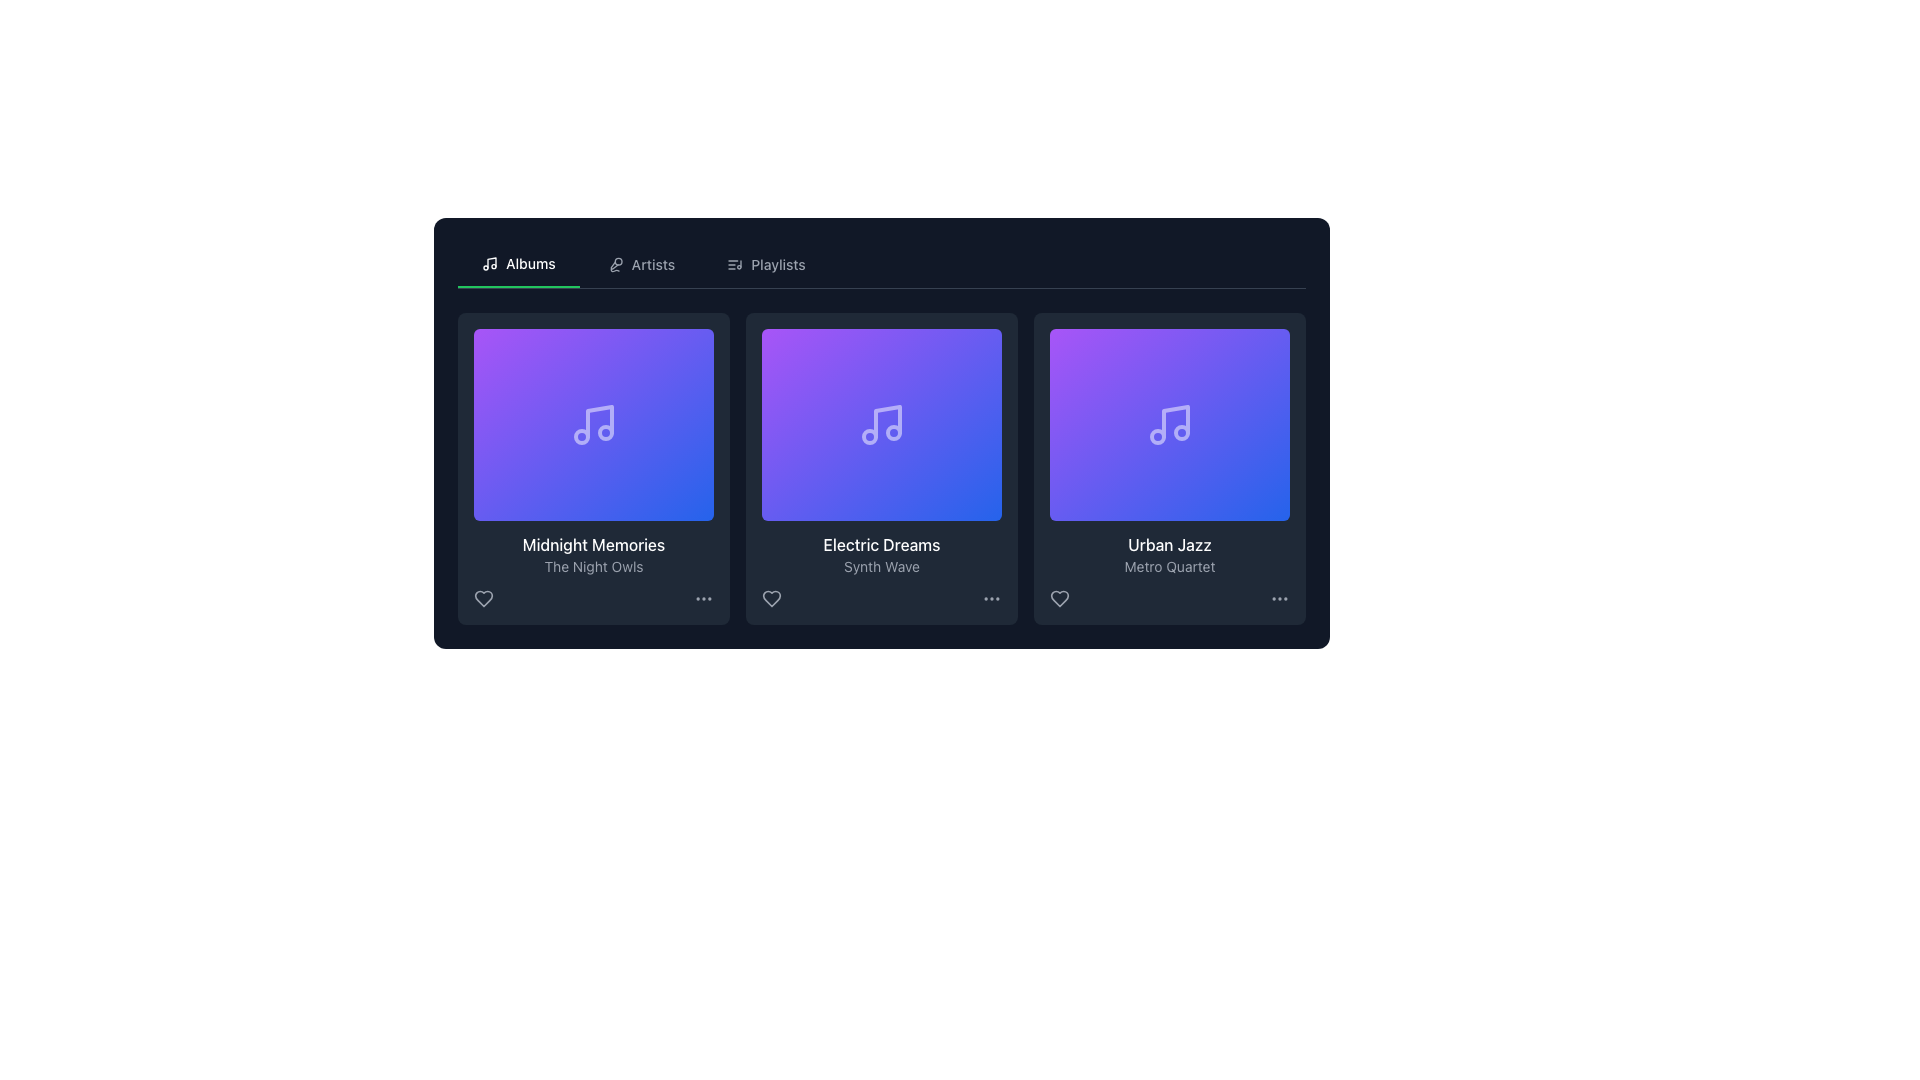 The image size is (1920, 1080). Describe the element at coordinates (1170, 544) in the screenshot. I see `the text label representing the title 'Urban Jazz', located inside the third card in a horizontal list layout, above the smaller gray text 'Metro Quartet'` at that location.